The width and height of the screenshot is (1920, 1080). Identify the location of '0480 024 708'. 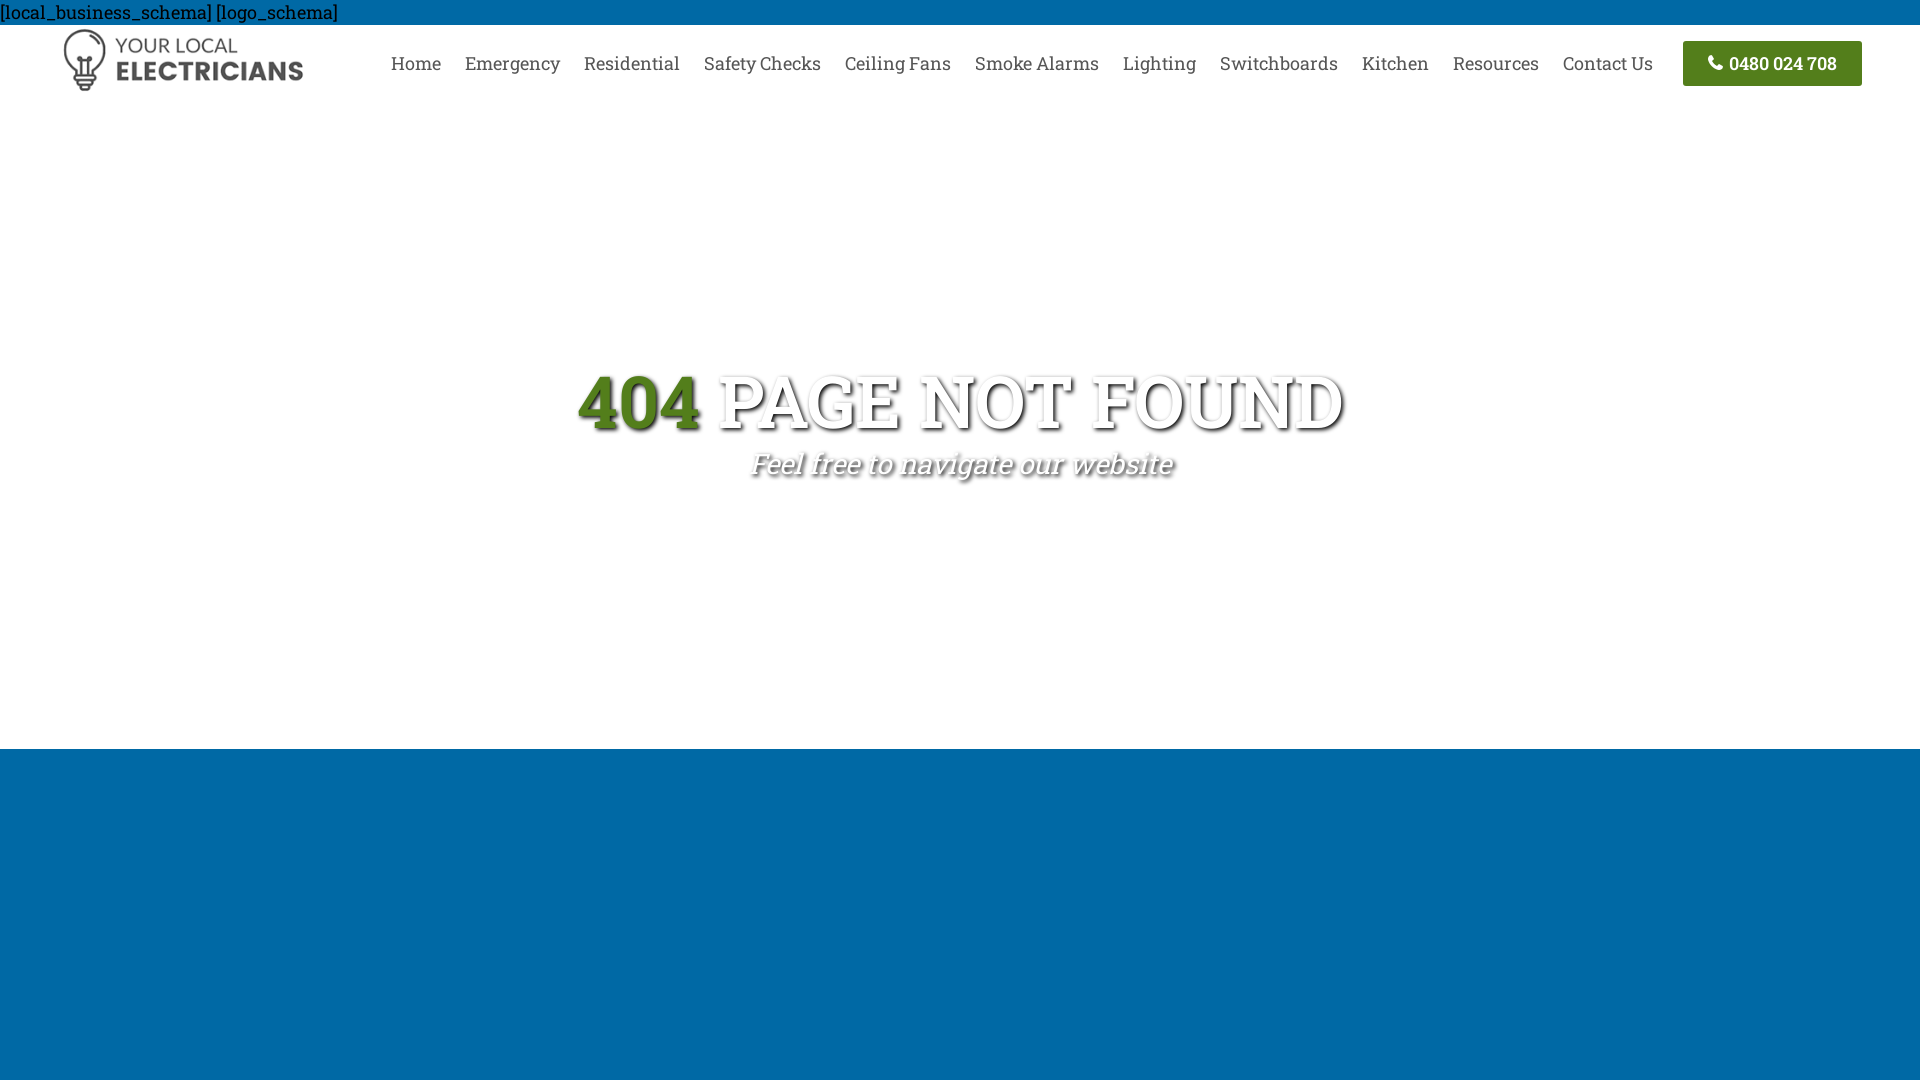
(1772, 62).